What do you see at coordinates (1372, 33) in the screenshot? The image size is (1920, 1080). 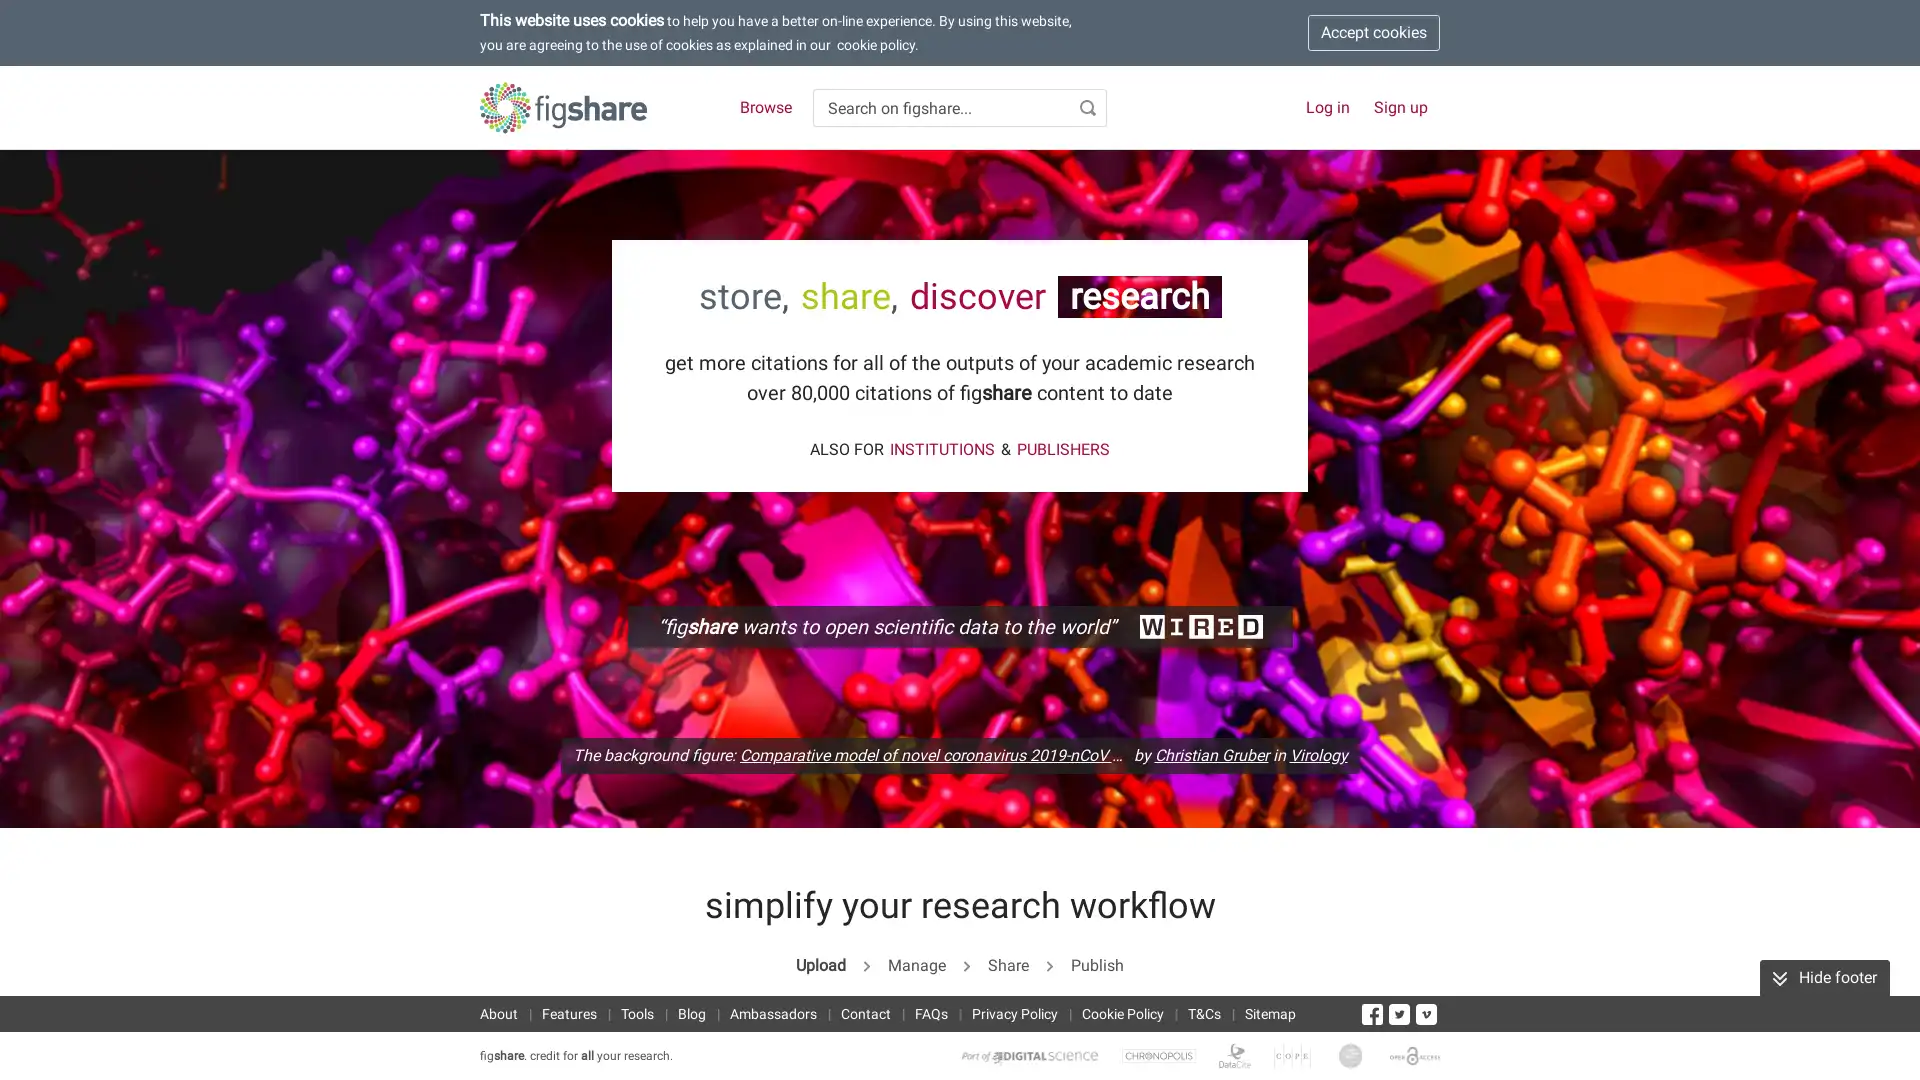 I see `Accept cookies` at bounding box center [1372, 33].